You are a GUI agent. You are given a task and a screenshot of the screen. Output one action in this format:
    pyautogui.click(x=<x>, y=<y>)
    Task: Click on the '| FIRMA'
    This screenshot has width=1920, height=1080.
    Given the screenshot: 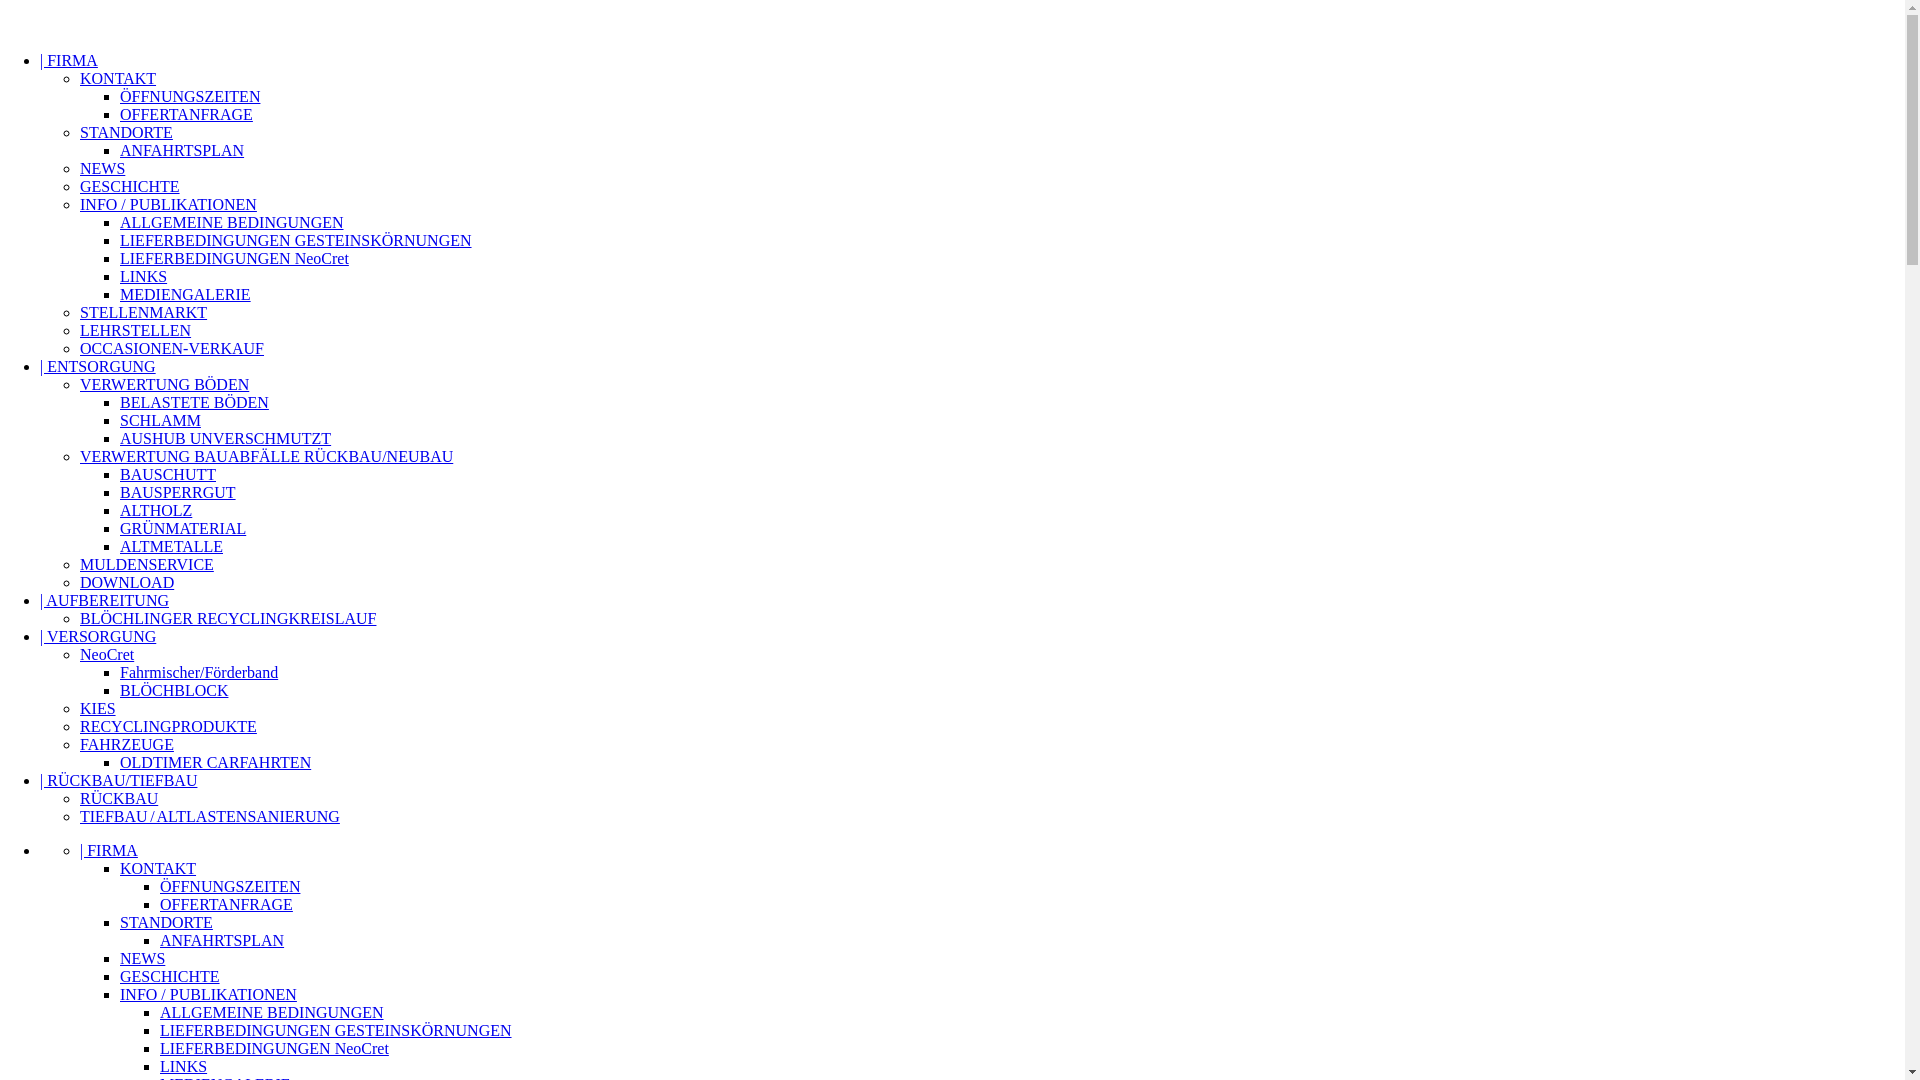 What is the action you would take?
    pyautogui.click(x=68, y=59)
    